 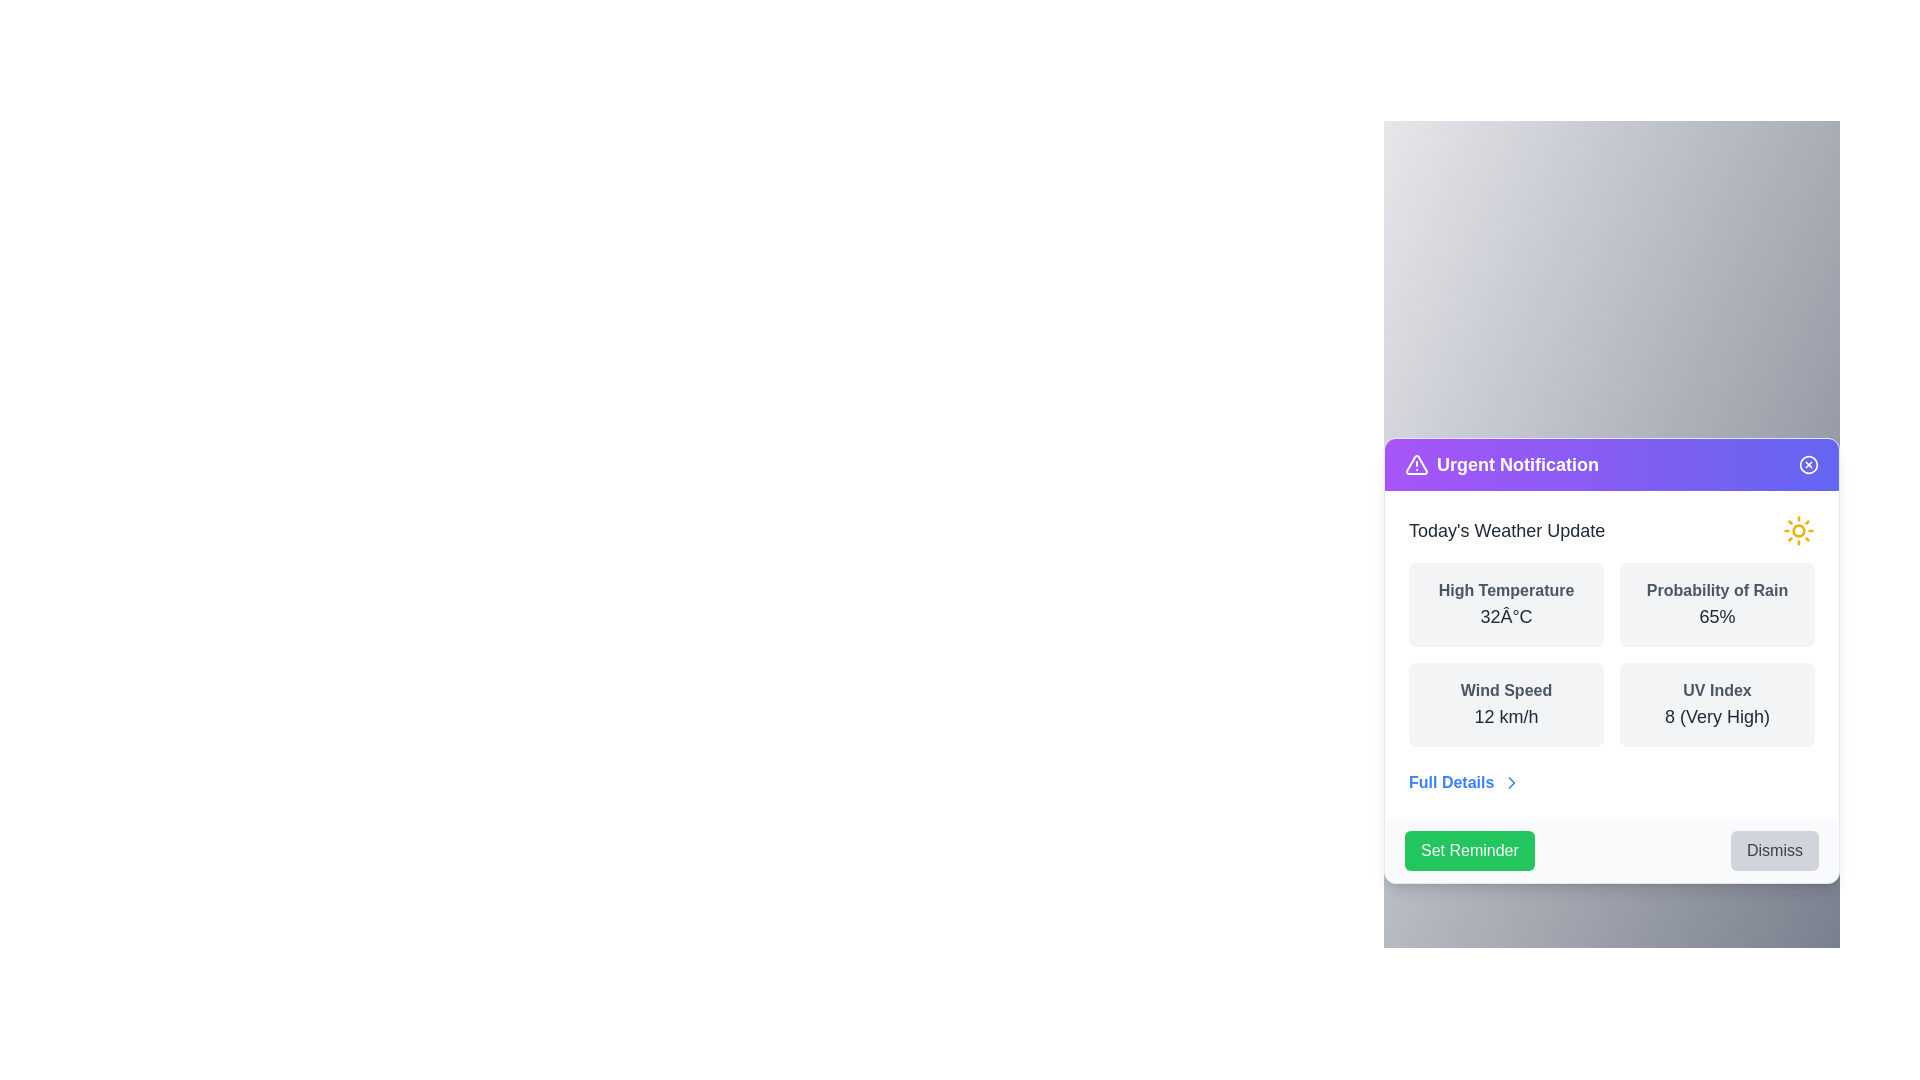 I want to click on the displayed high temperature forecast information on the top-left informational card in the weather grid, so click(x=1506, y=604).